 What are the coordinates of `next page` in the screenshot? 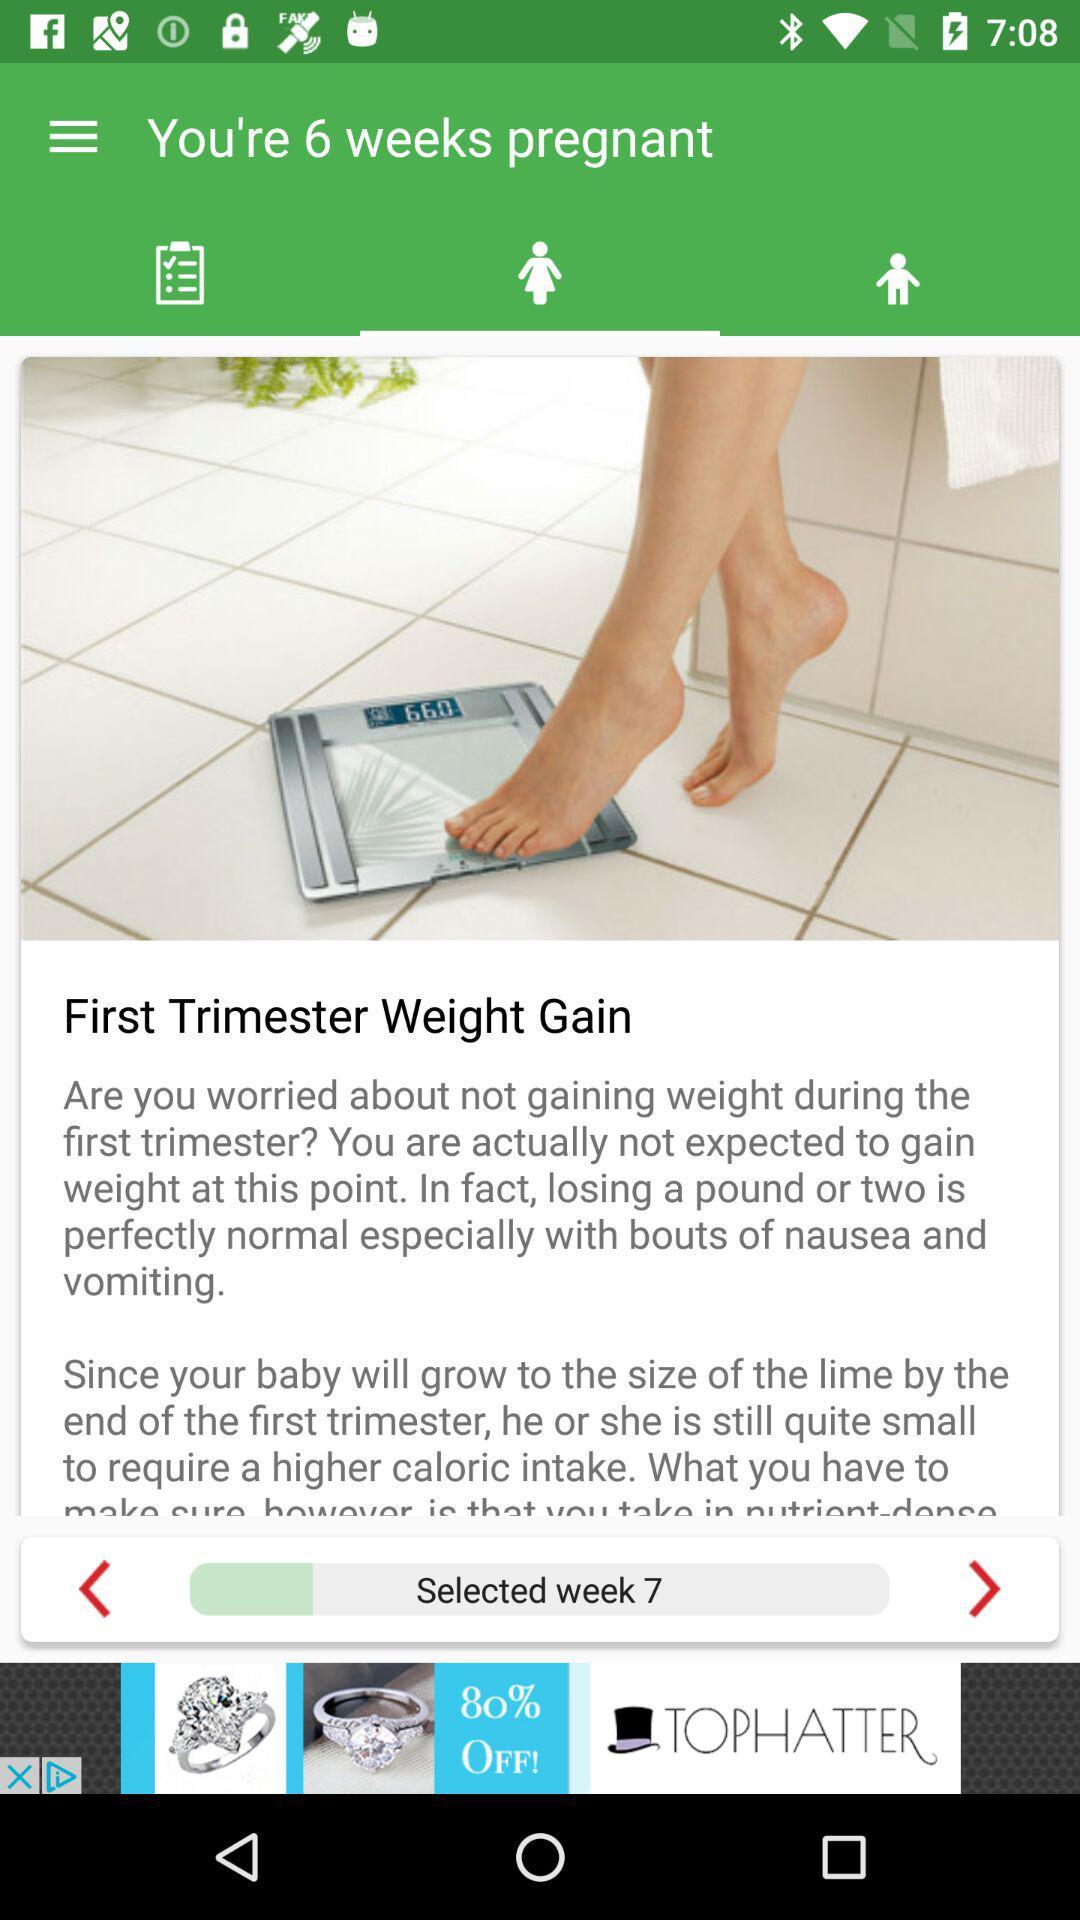 It's located at (983, 1588).